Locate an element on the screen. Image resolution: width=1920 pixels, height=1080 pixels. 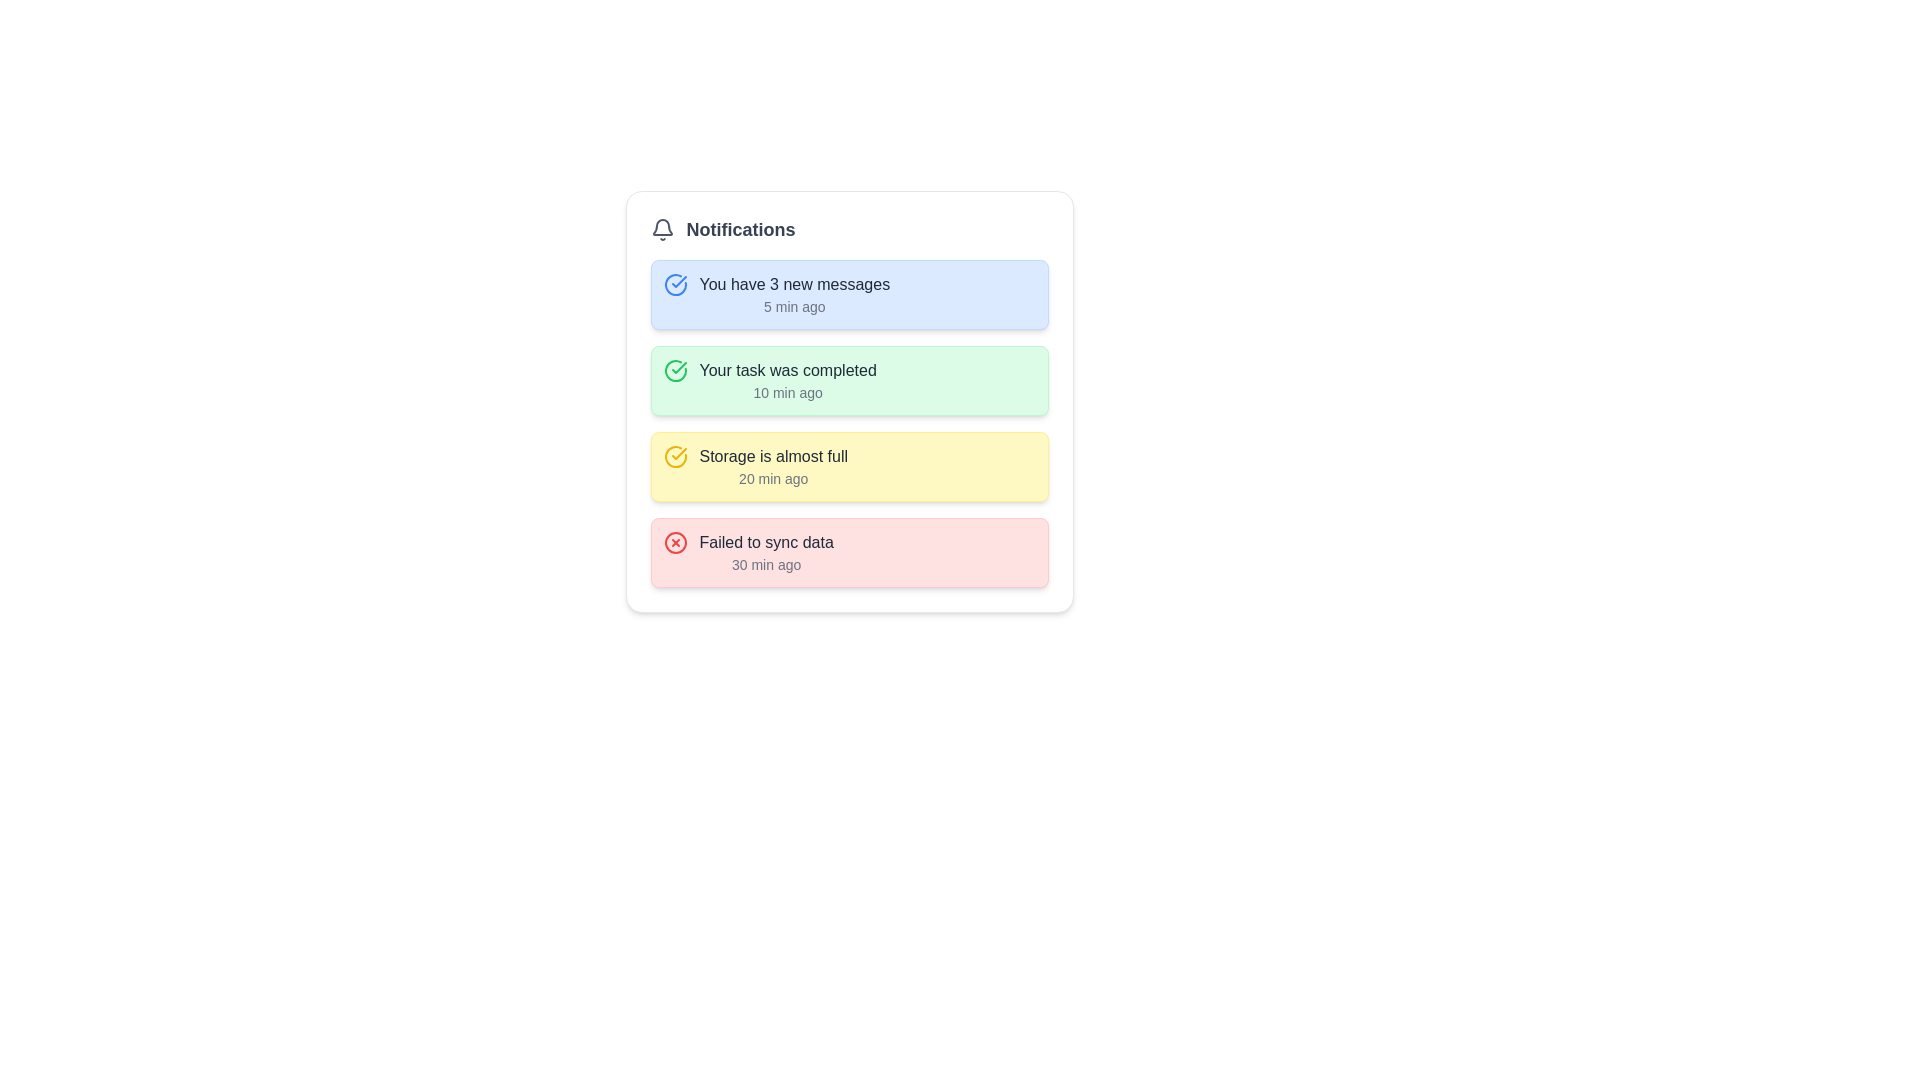
the static text content in the third notification item within the notification panel, which displays information about the storage status and is styled with a yellow background is located at coordinates (772, 456).